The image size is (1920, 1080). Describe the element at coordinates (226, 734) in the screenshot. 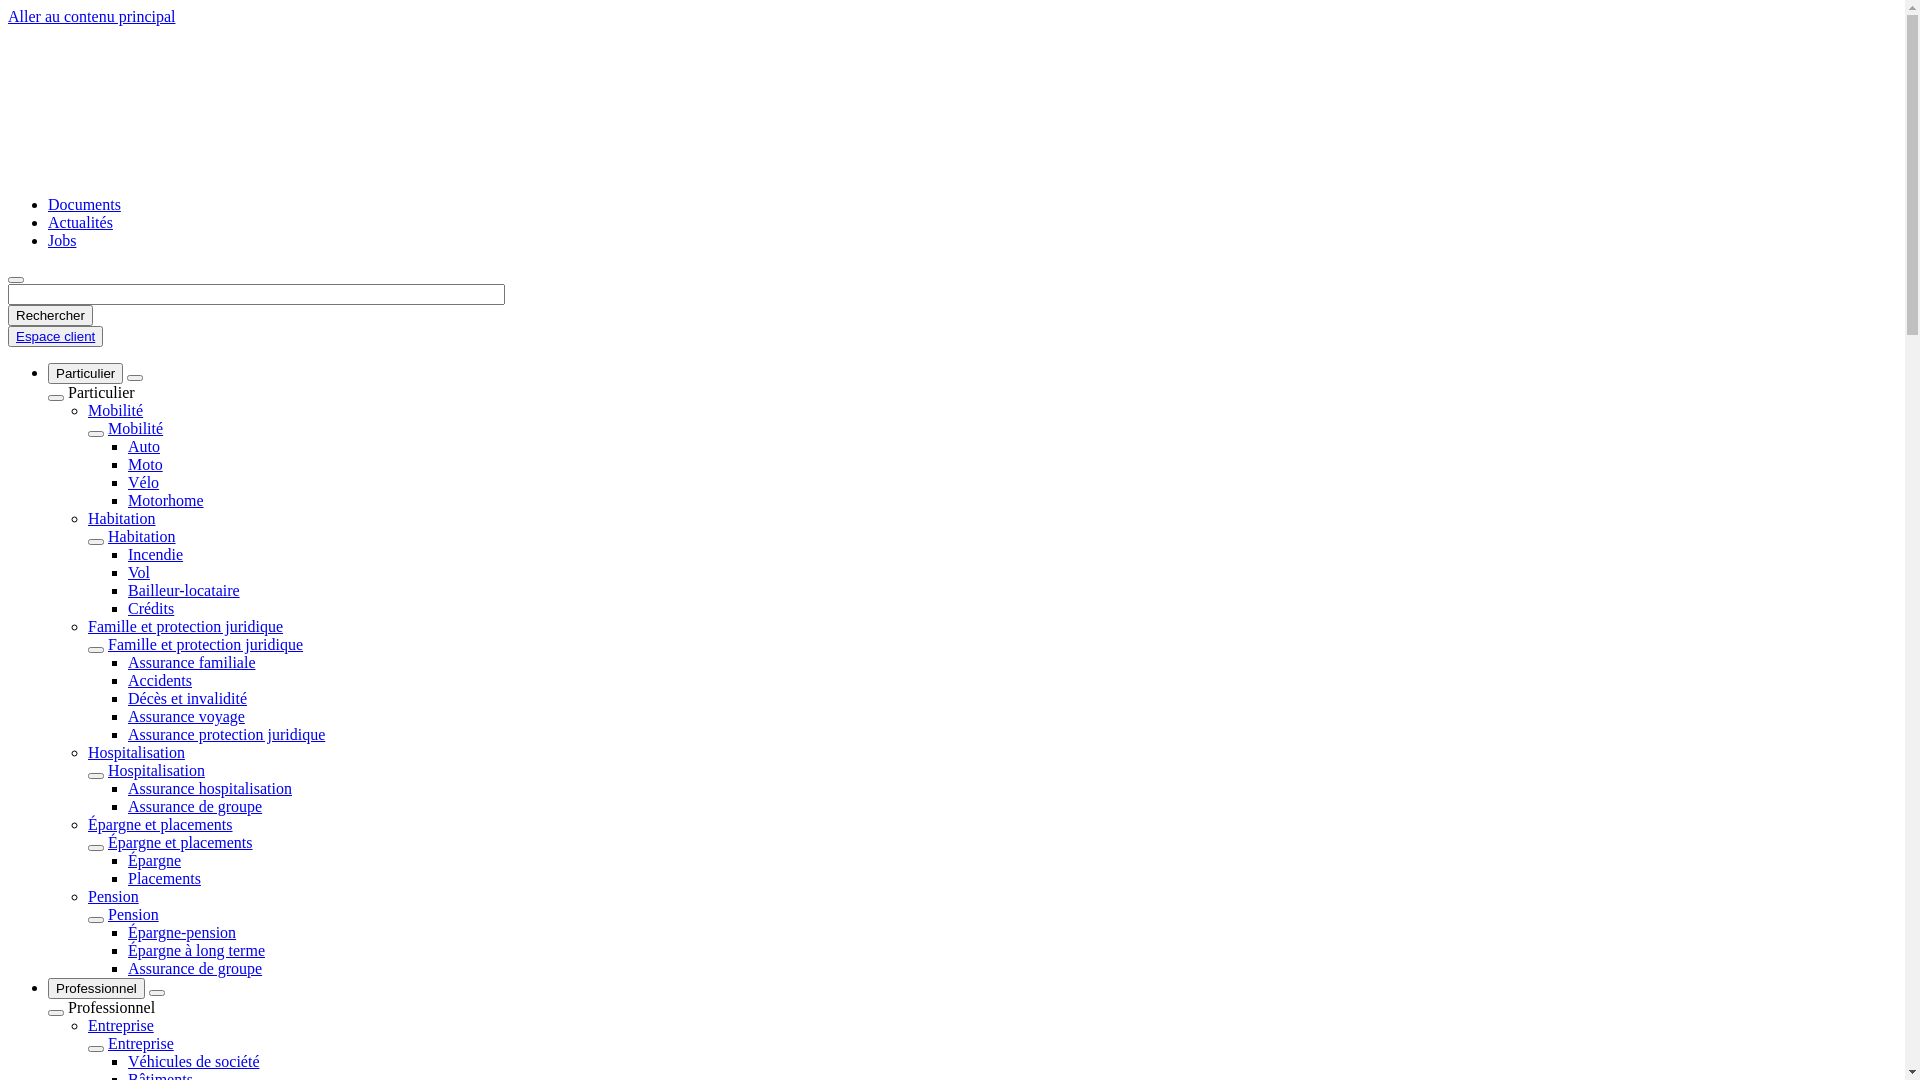

I see `'Assurance protection juridique'` at that location.